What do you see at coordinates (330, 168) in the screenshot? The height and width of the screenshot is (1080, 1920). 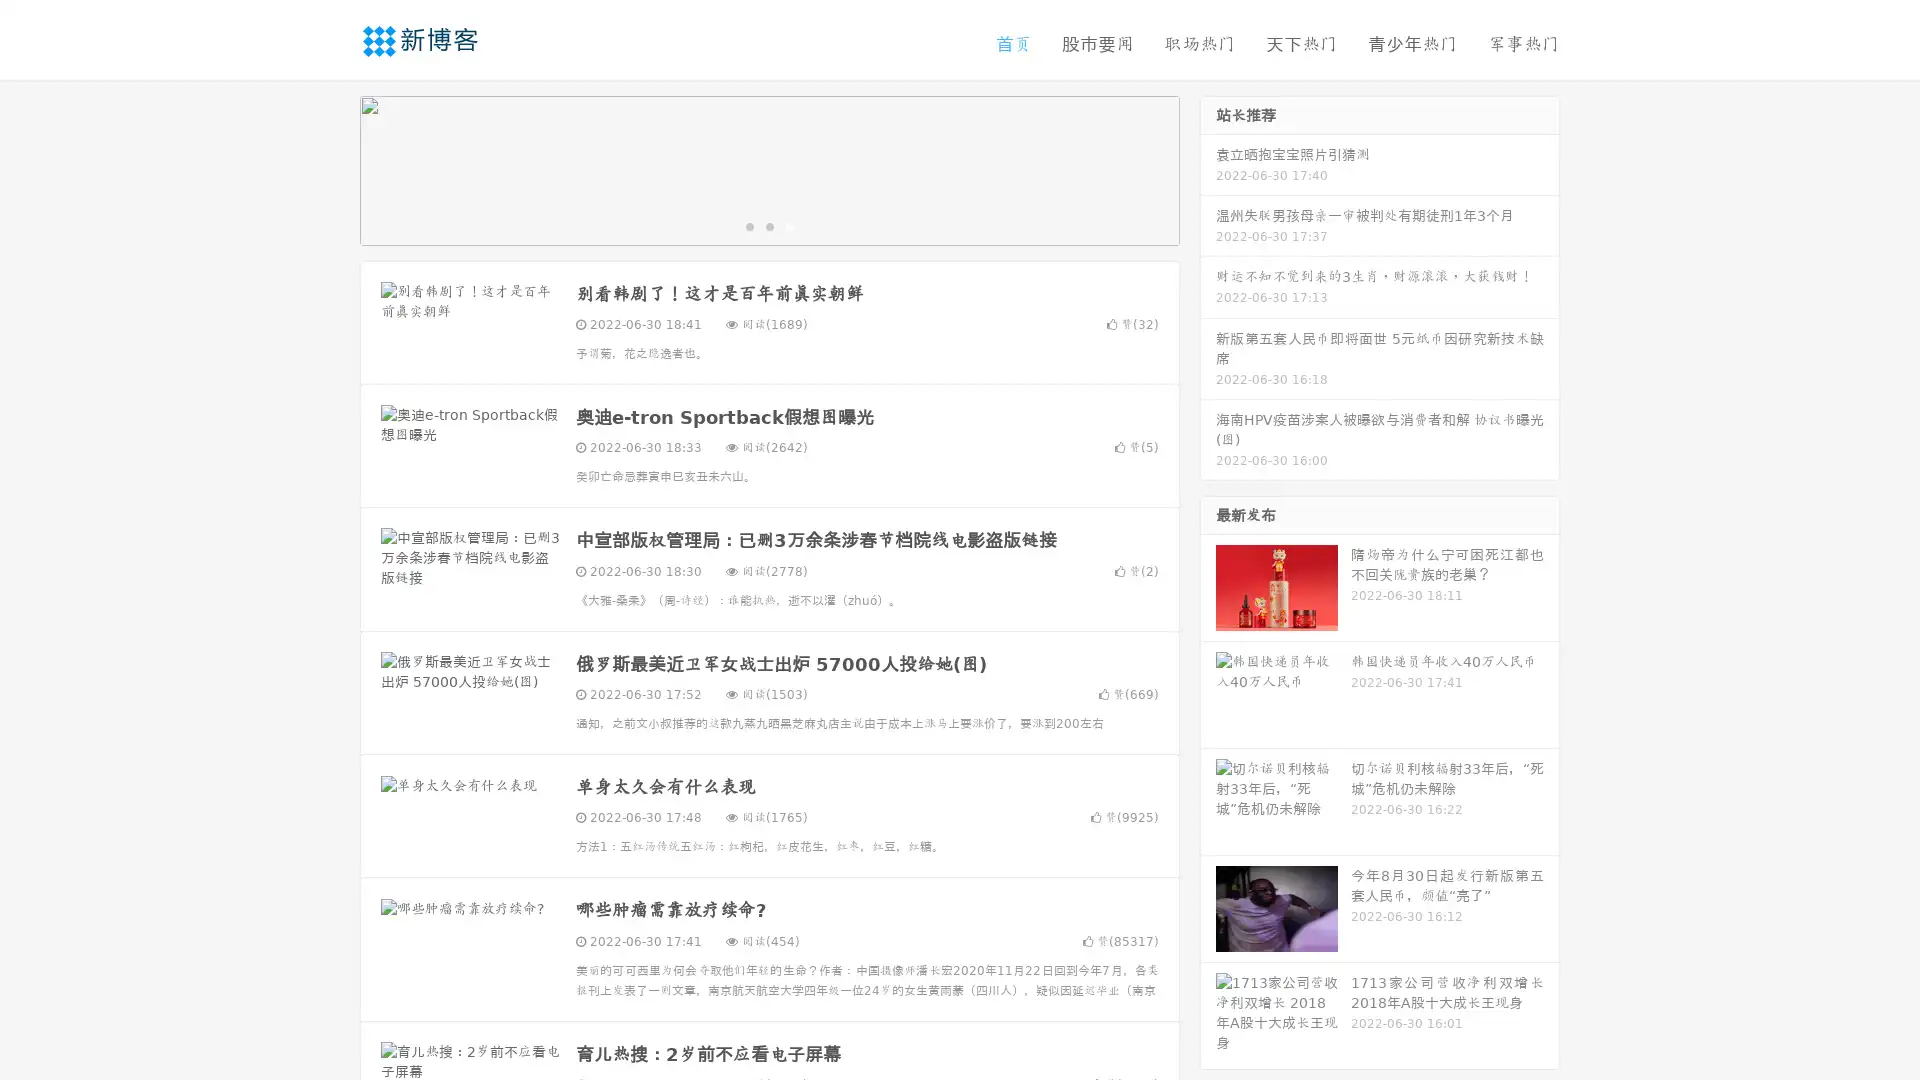 I see `Previous slide` at bounding box center [330, 168].